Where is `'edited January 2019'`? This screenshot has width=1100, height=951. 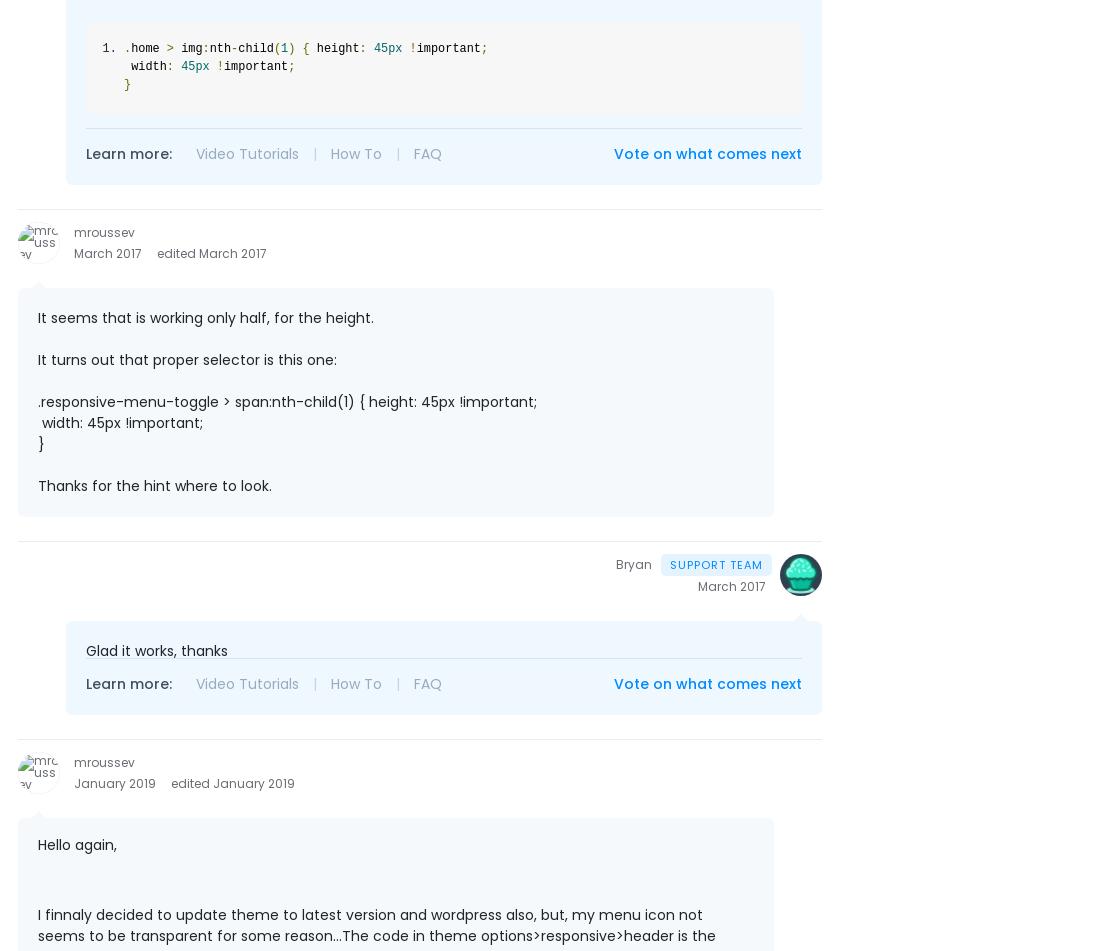 'edited January 2019' is located at coordinates (170, 782).